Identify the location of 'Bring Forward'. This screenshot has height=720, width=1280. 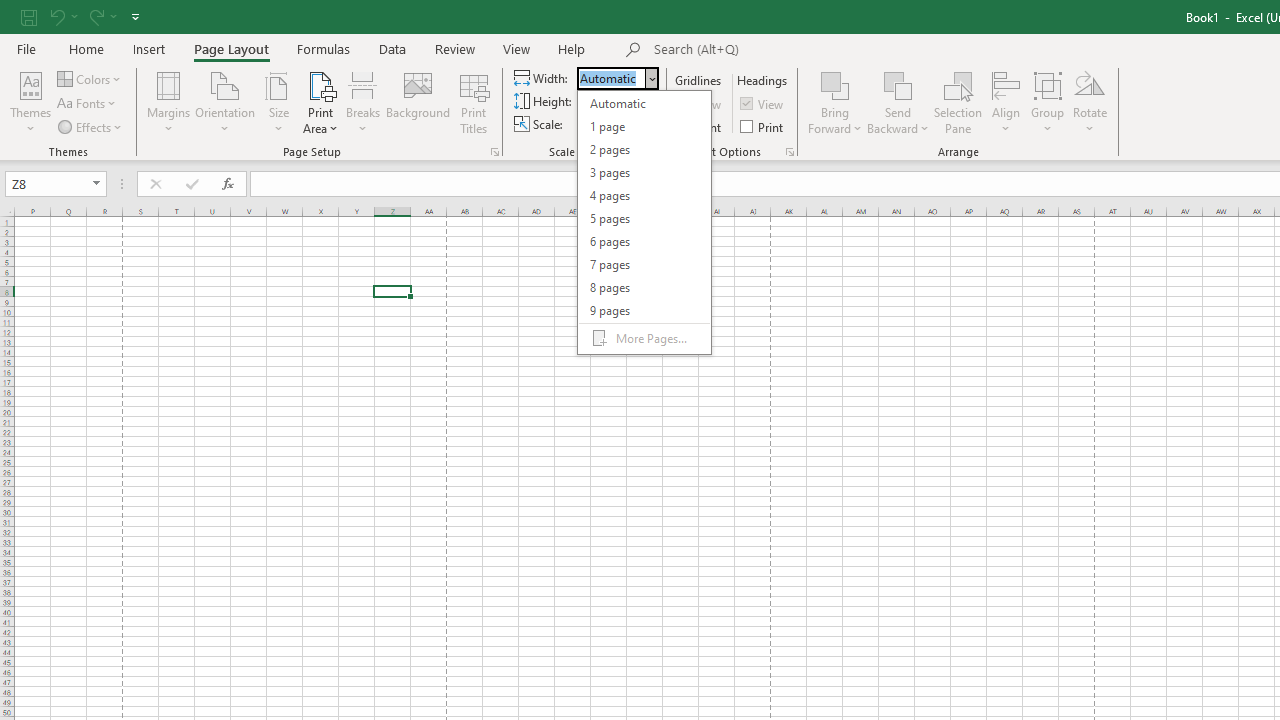
(835, 103).